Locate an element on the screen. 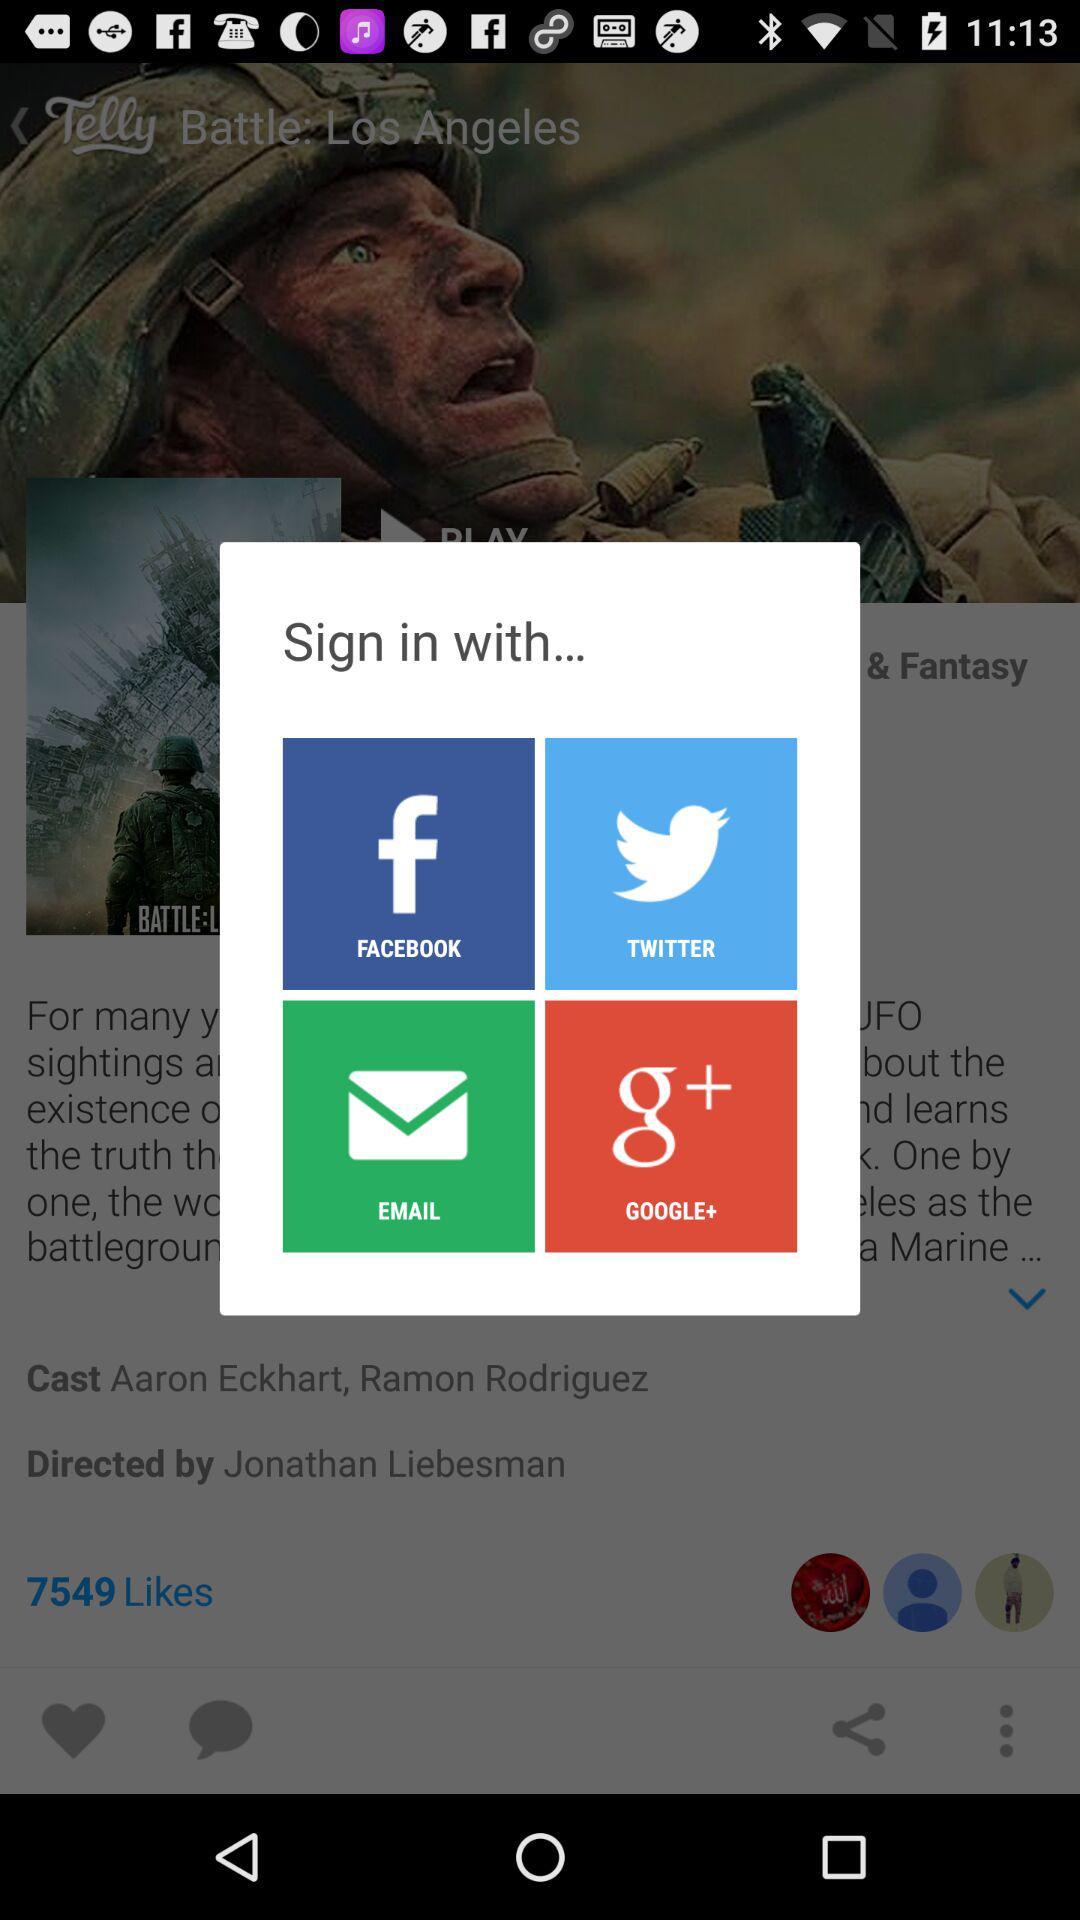  item to the right of the facebook icon is located at coordinates (671, 1125).